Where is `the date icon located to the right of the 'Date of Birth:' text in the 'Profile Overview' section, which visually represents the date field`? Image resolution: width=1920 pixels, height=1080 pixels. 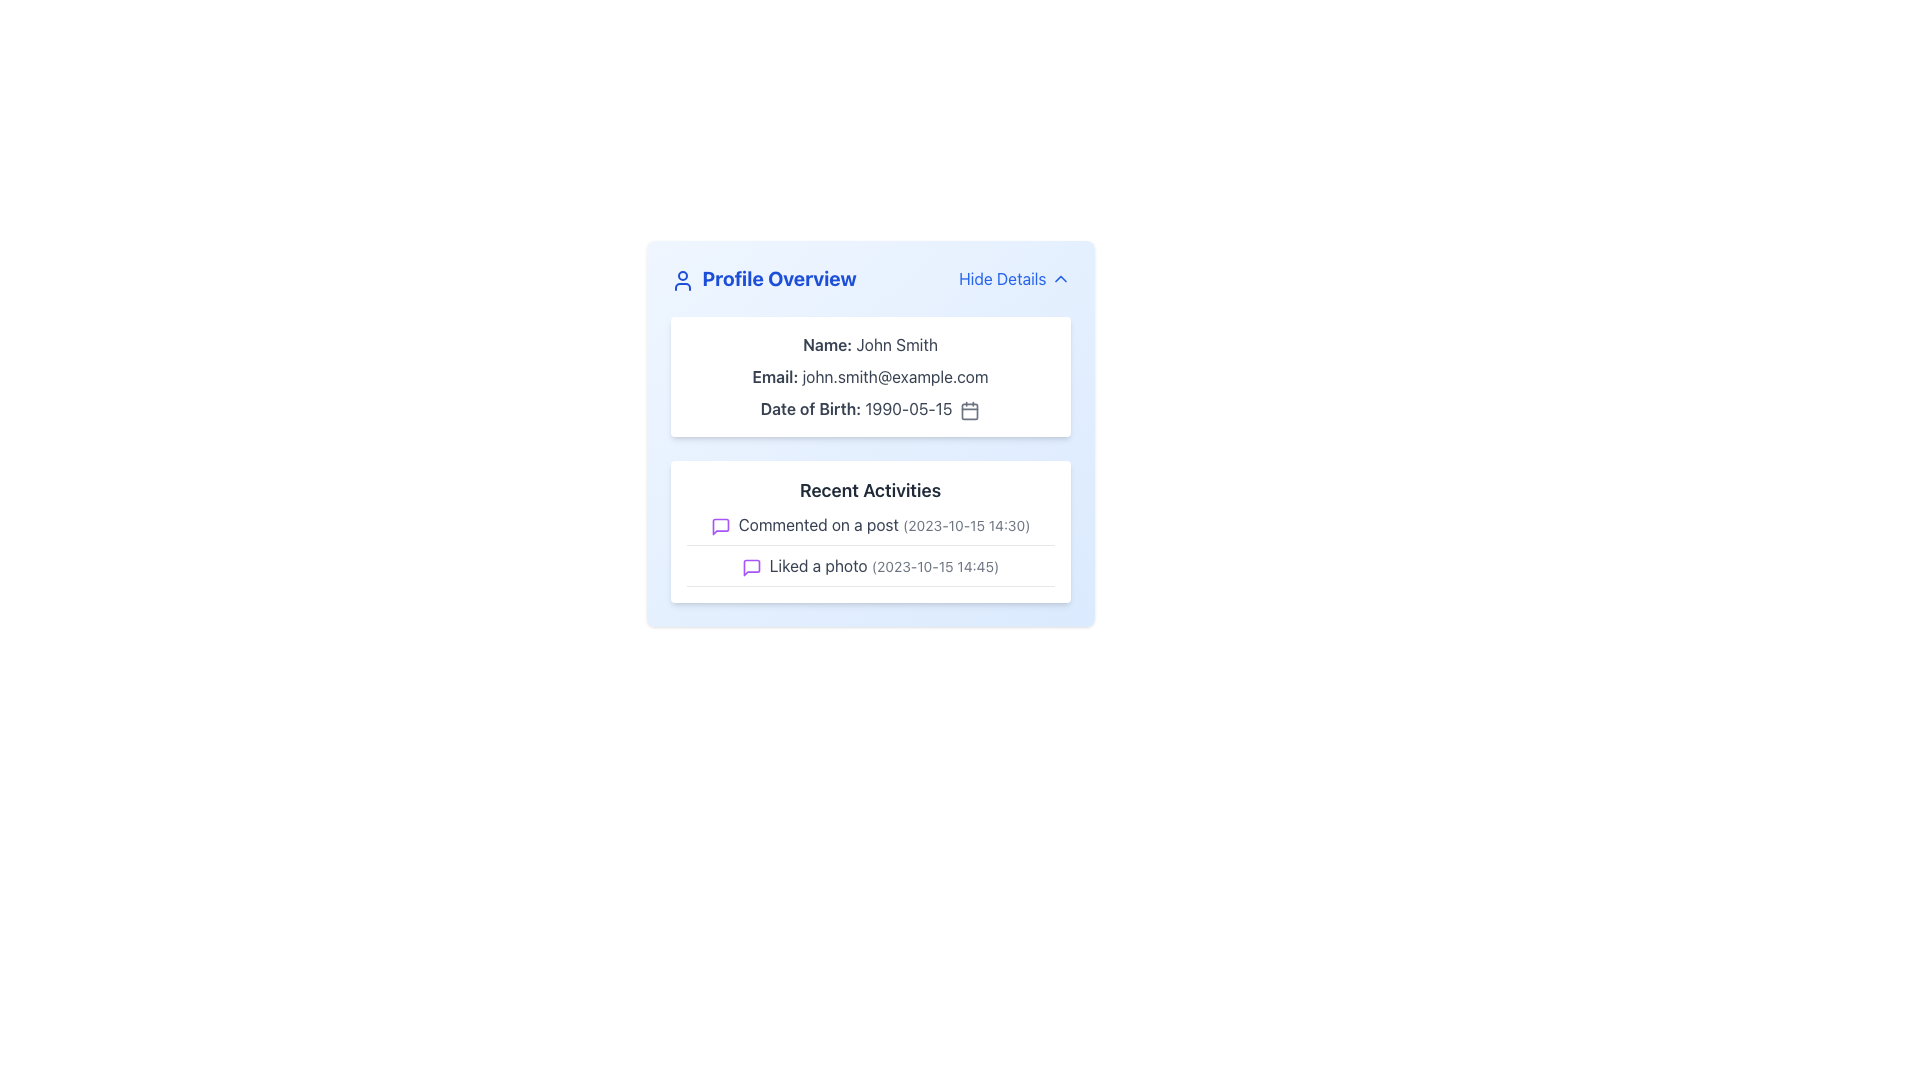 the date icon located to the right of the 'Date of Birth:' text in the 'Profile Overview' section, which visually represents the date field is located at coordinates (970, 409).